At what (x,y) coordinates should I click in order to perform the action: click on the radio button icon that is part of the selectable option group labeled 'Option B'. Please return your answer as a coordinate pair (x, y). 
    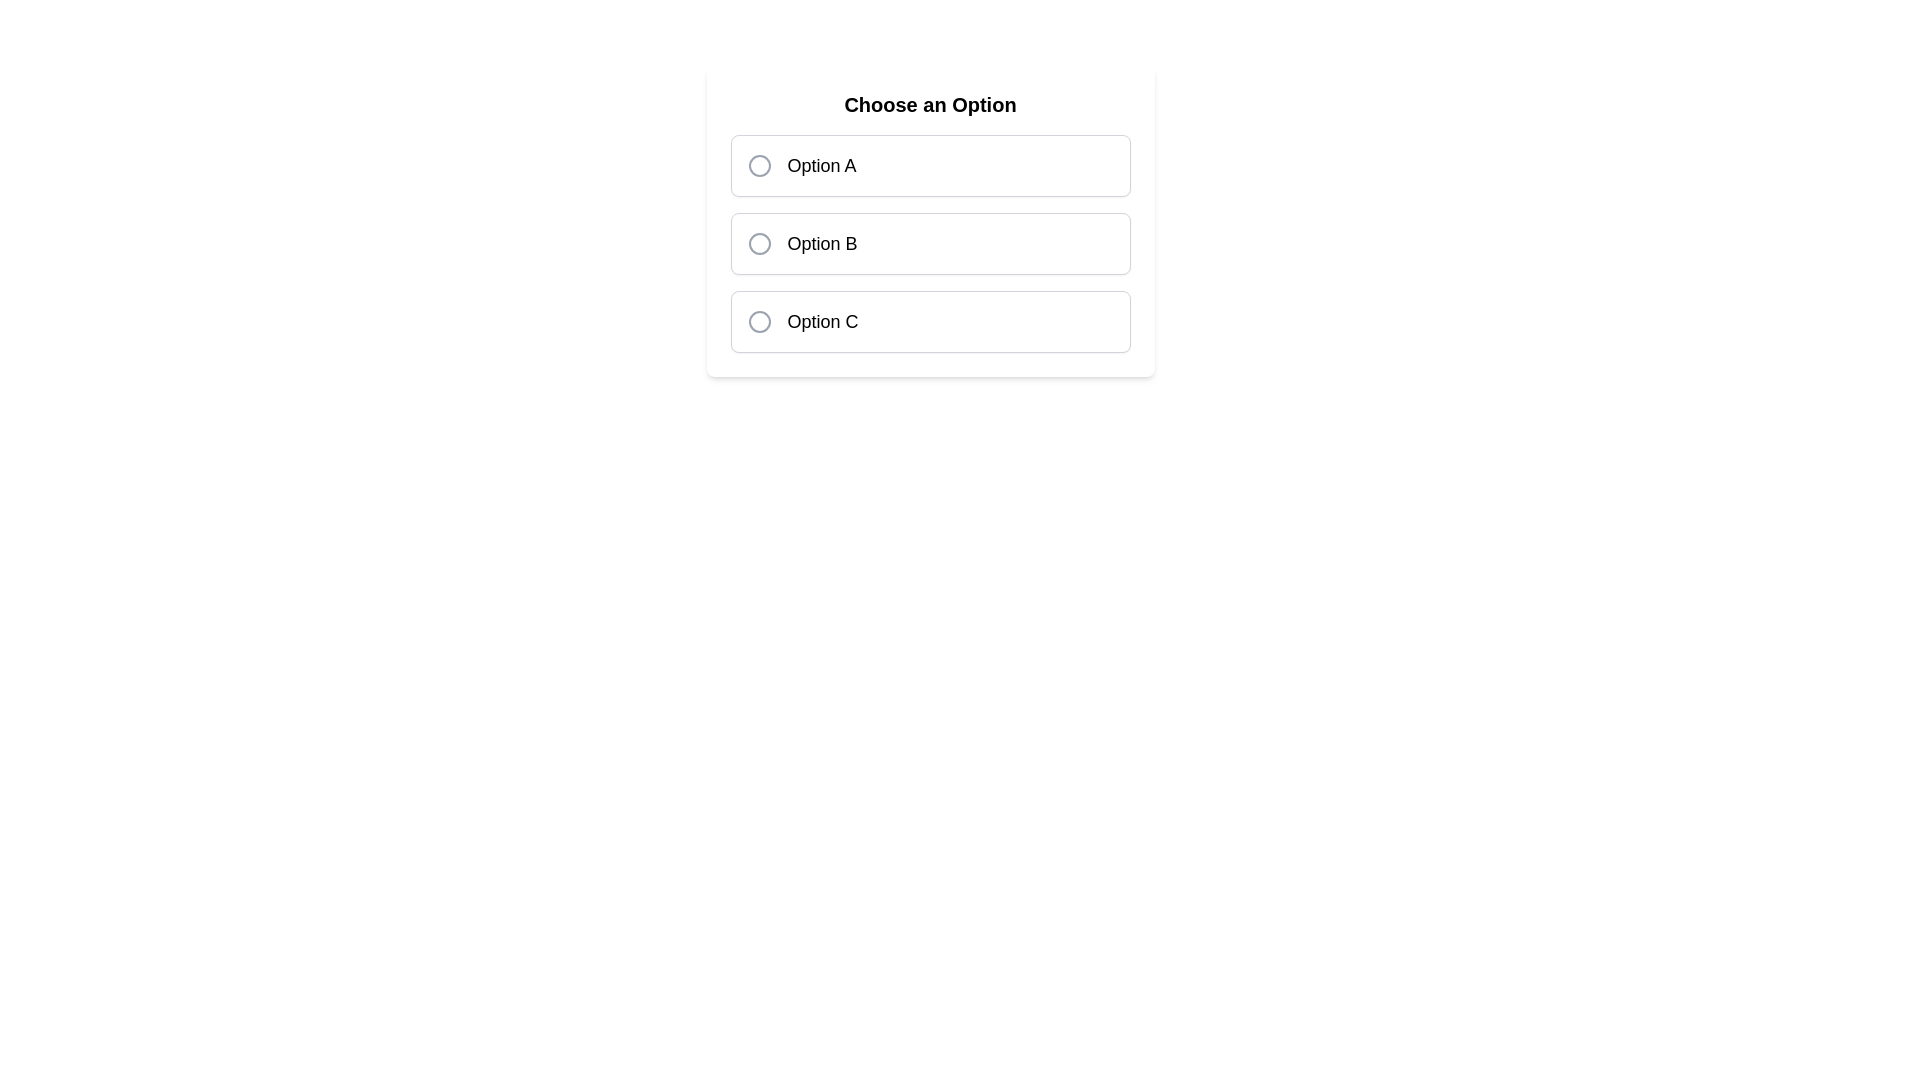
    Looking at the image, I should click on (758, 242).